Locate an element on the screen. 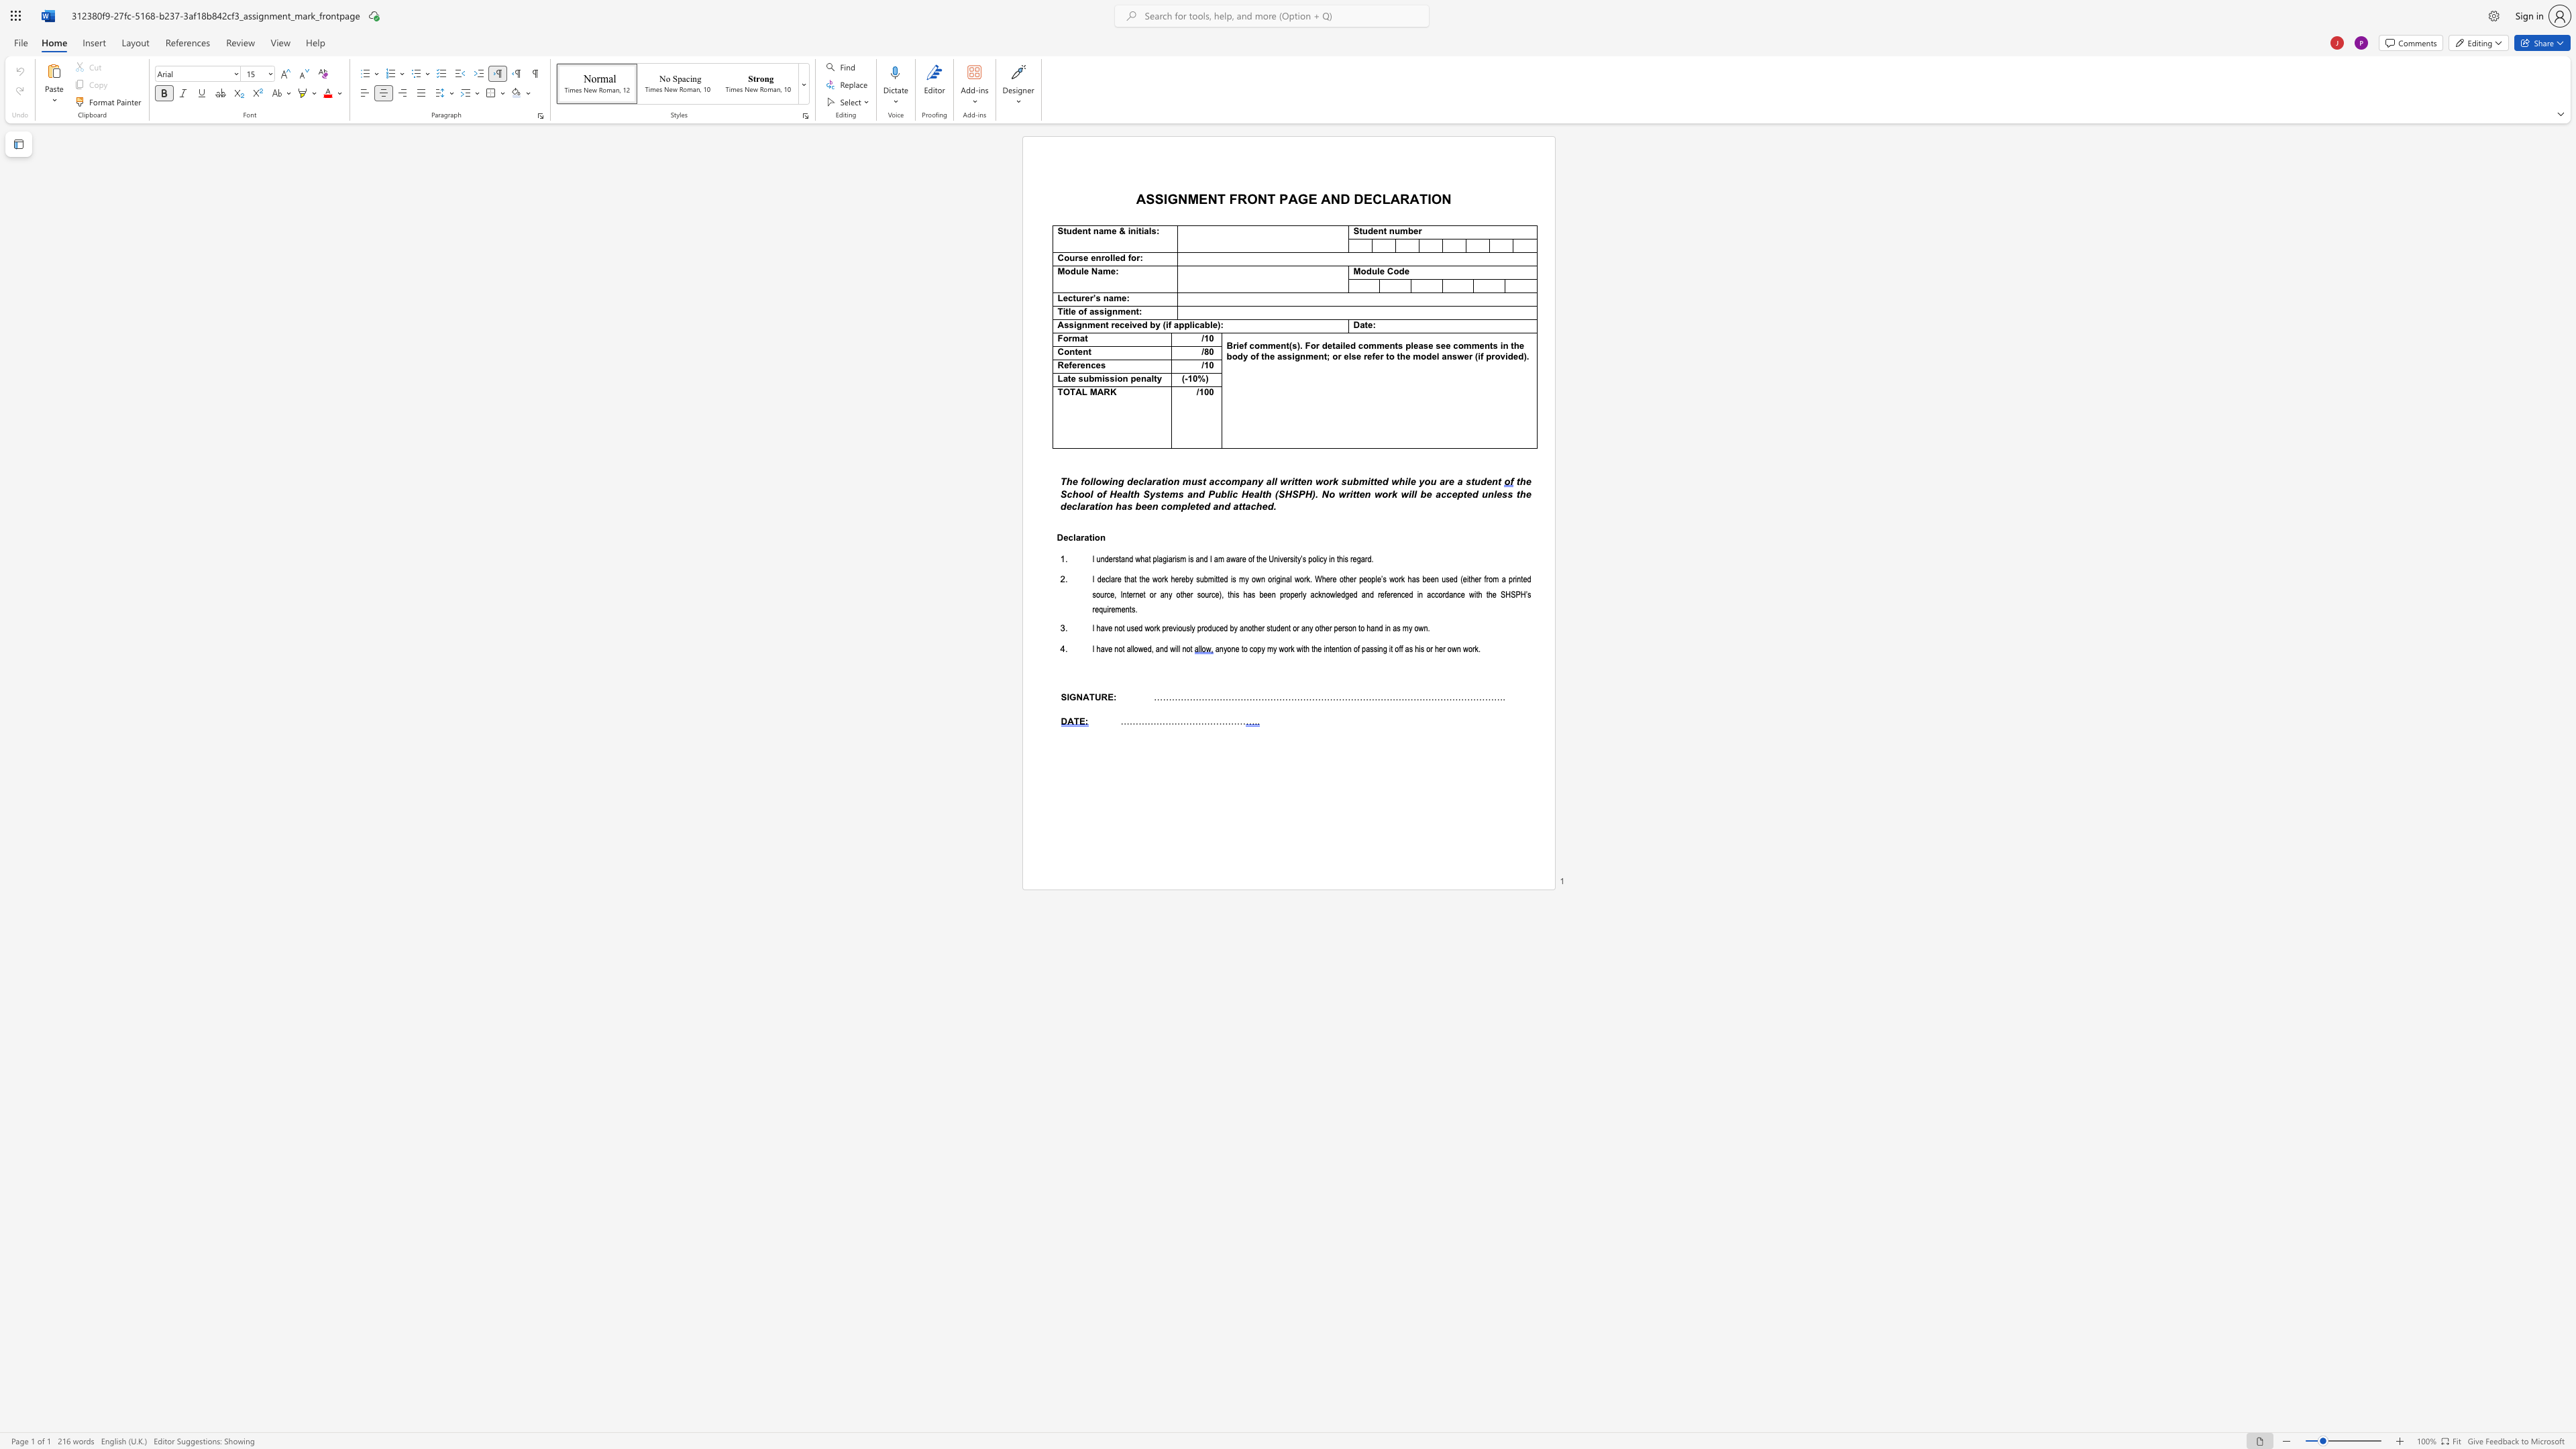  the subset text "wer (" within the text "Brief comment(s). For detailed comments please see comments in the body of the assignment; or else refer to the model answer (if provided)." is located at coordinates (1456, 356).